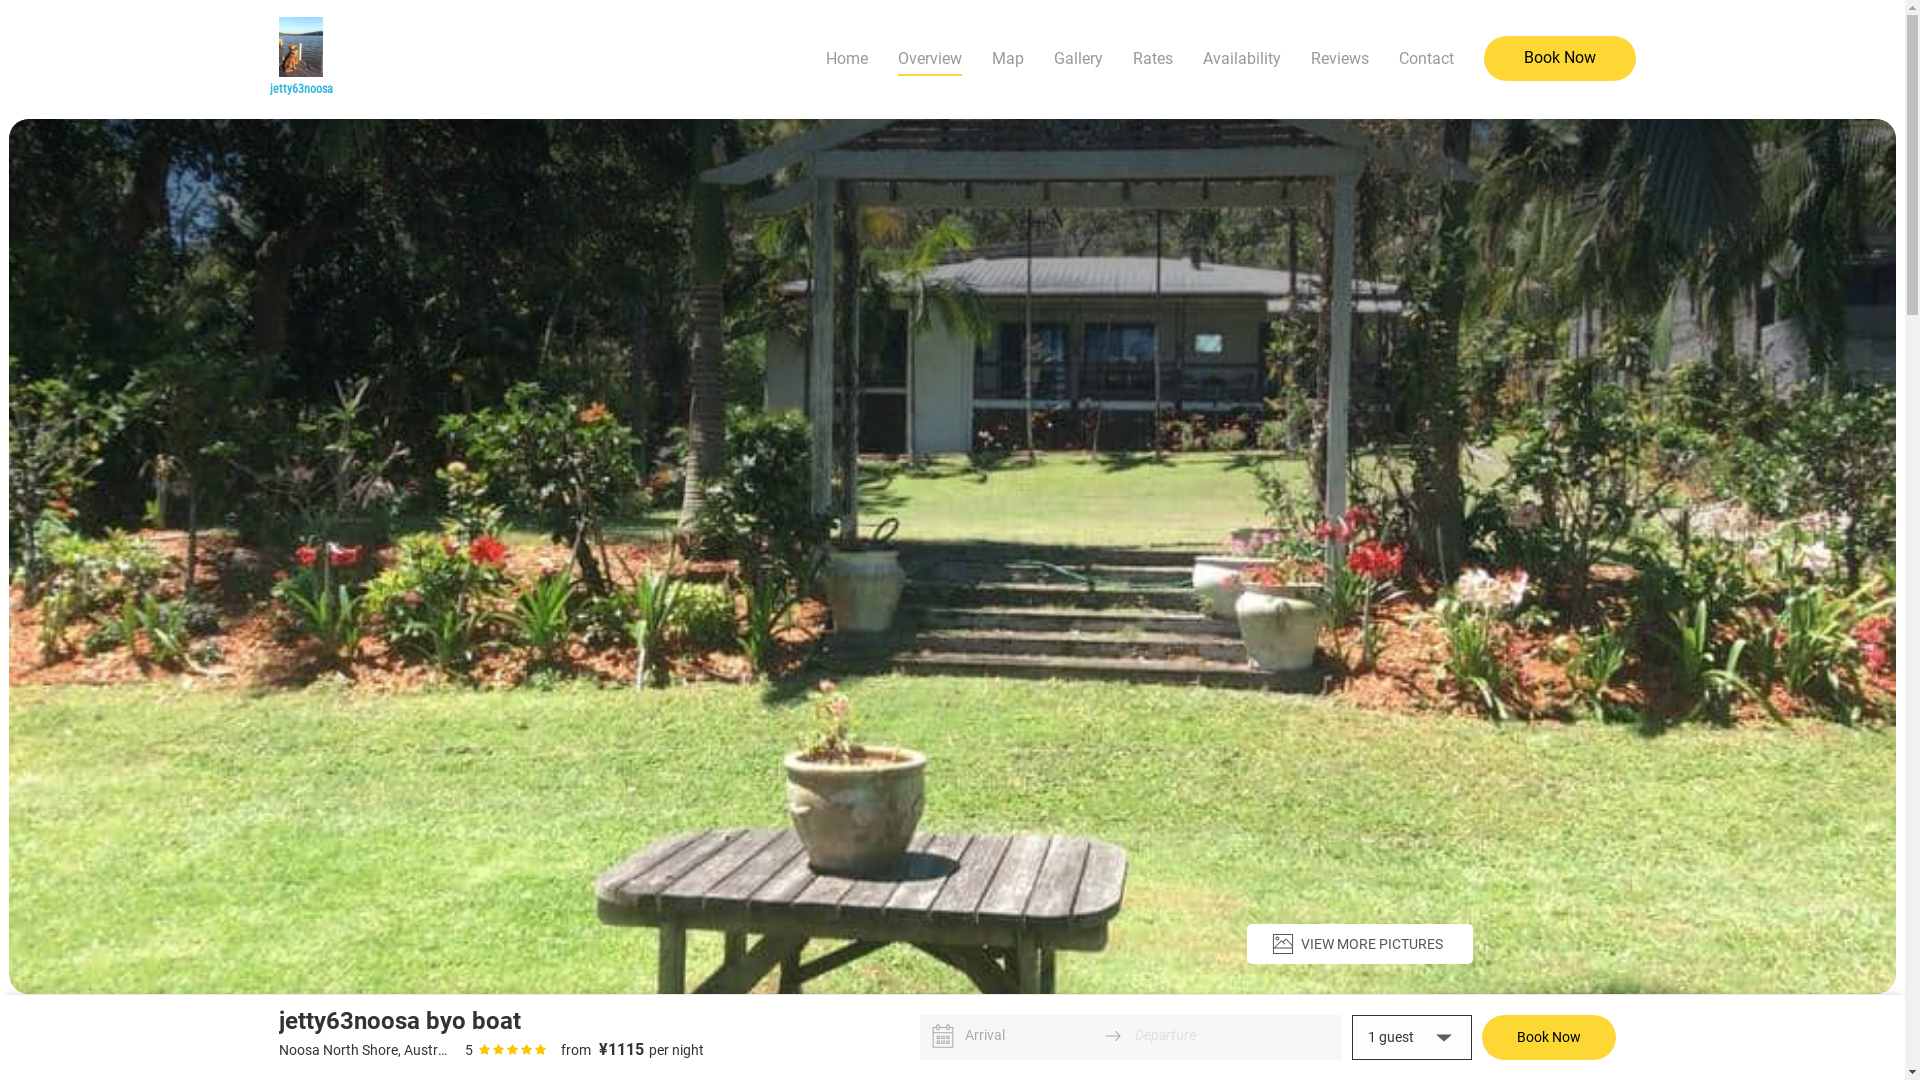 The height and width of the screenshot is (1080, 1920). What do you see at coordinates (846, 57) in the screenshot?
I see `'Home'` at bounding box center [846, 57].